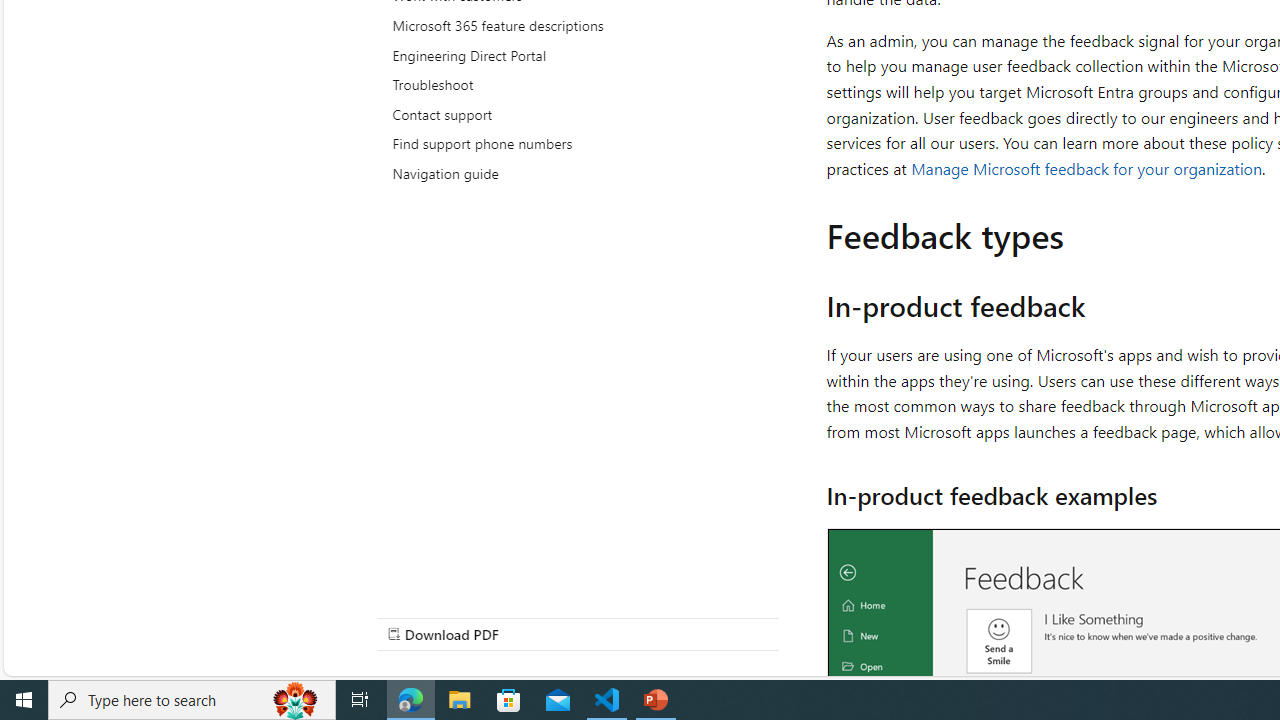 The height and width of the screenshot is (720, 1280). Describe the element at coordinates (1086, 167) in the screenshot. I see `'Manage Microsoft feedback for your organization'` at that location.